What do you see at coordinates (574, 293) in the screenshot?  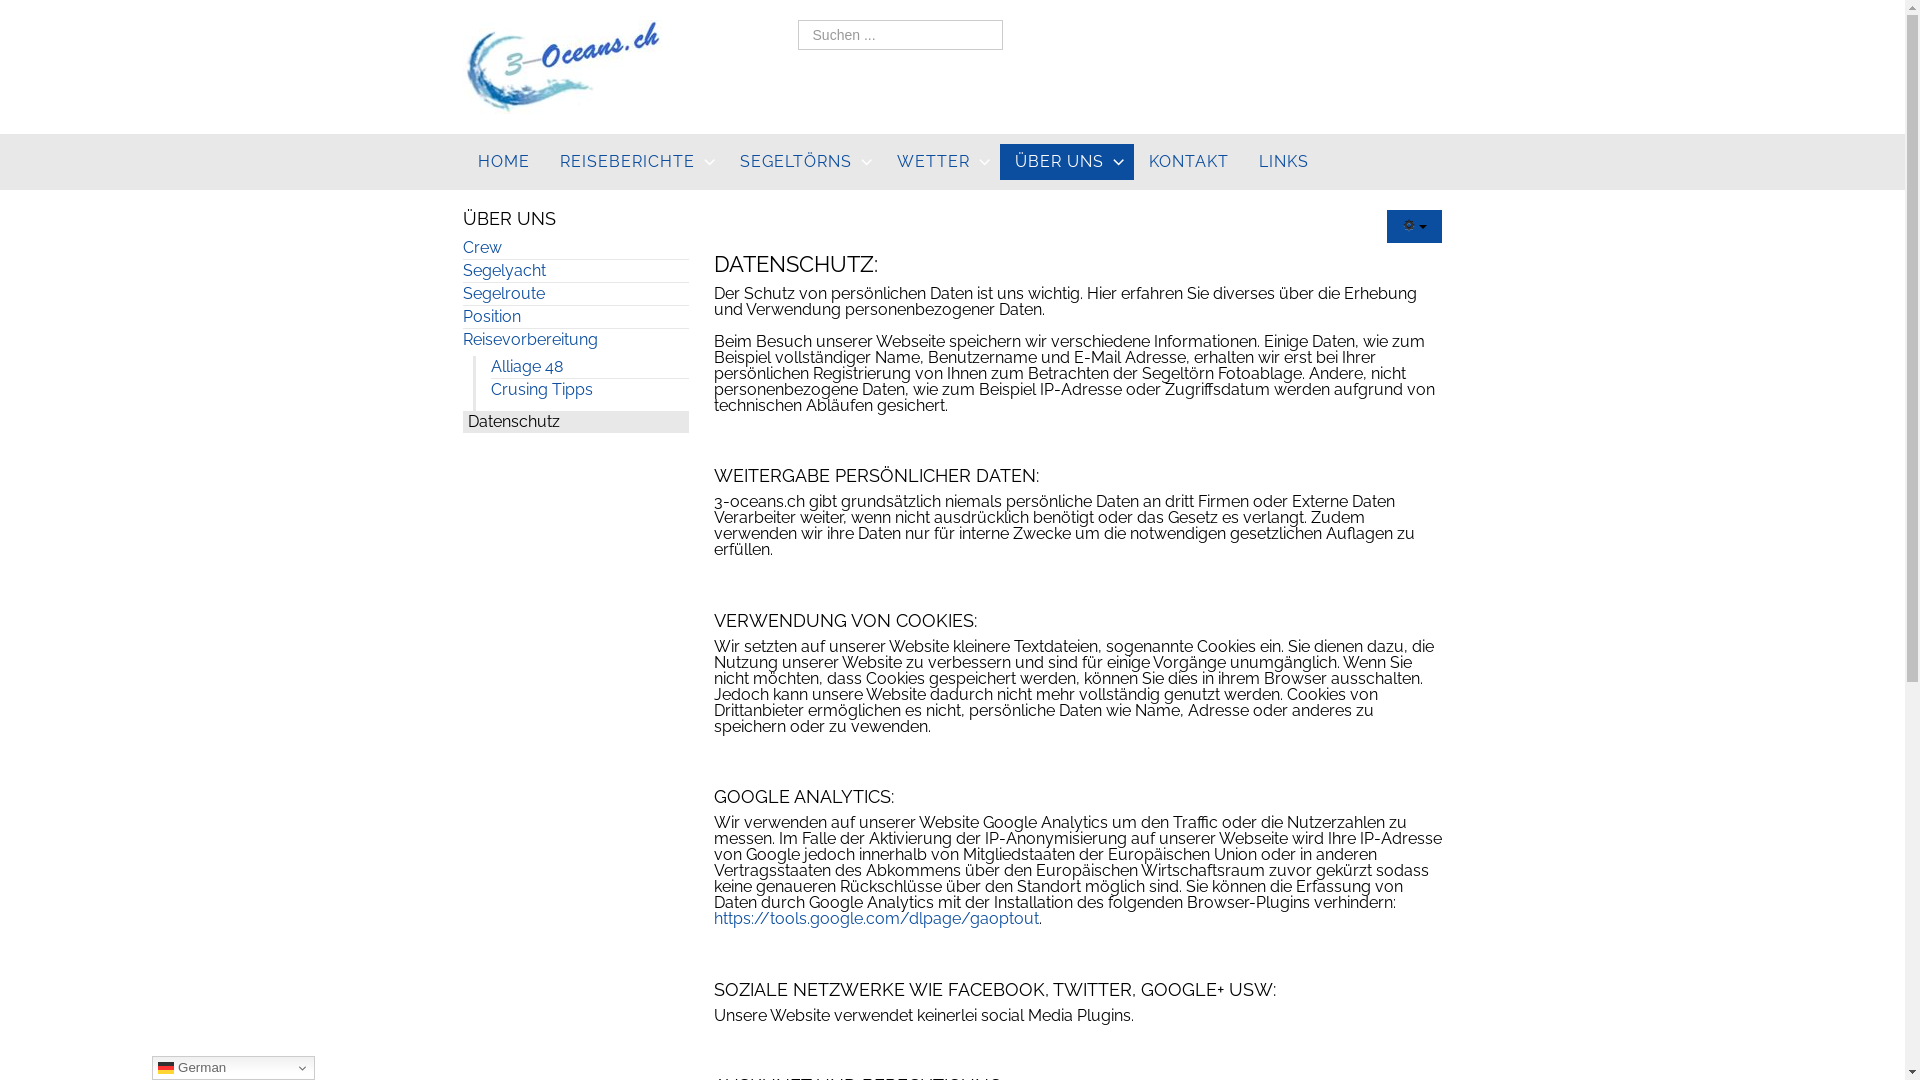 I see `'Segelroute'` at bounding box center [574, 293].